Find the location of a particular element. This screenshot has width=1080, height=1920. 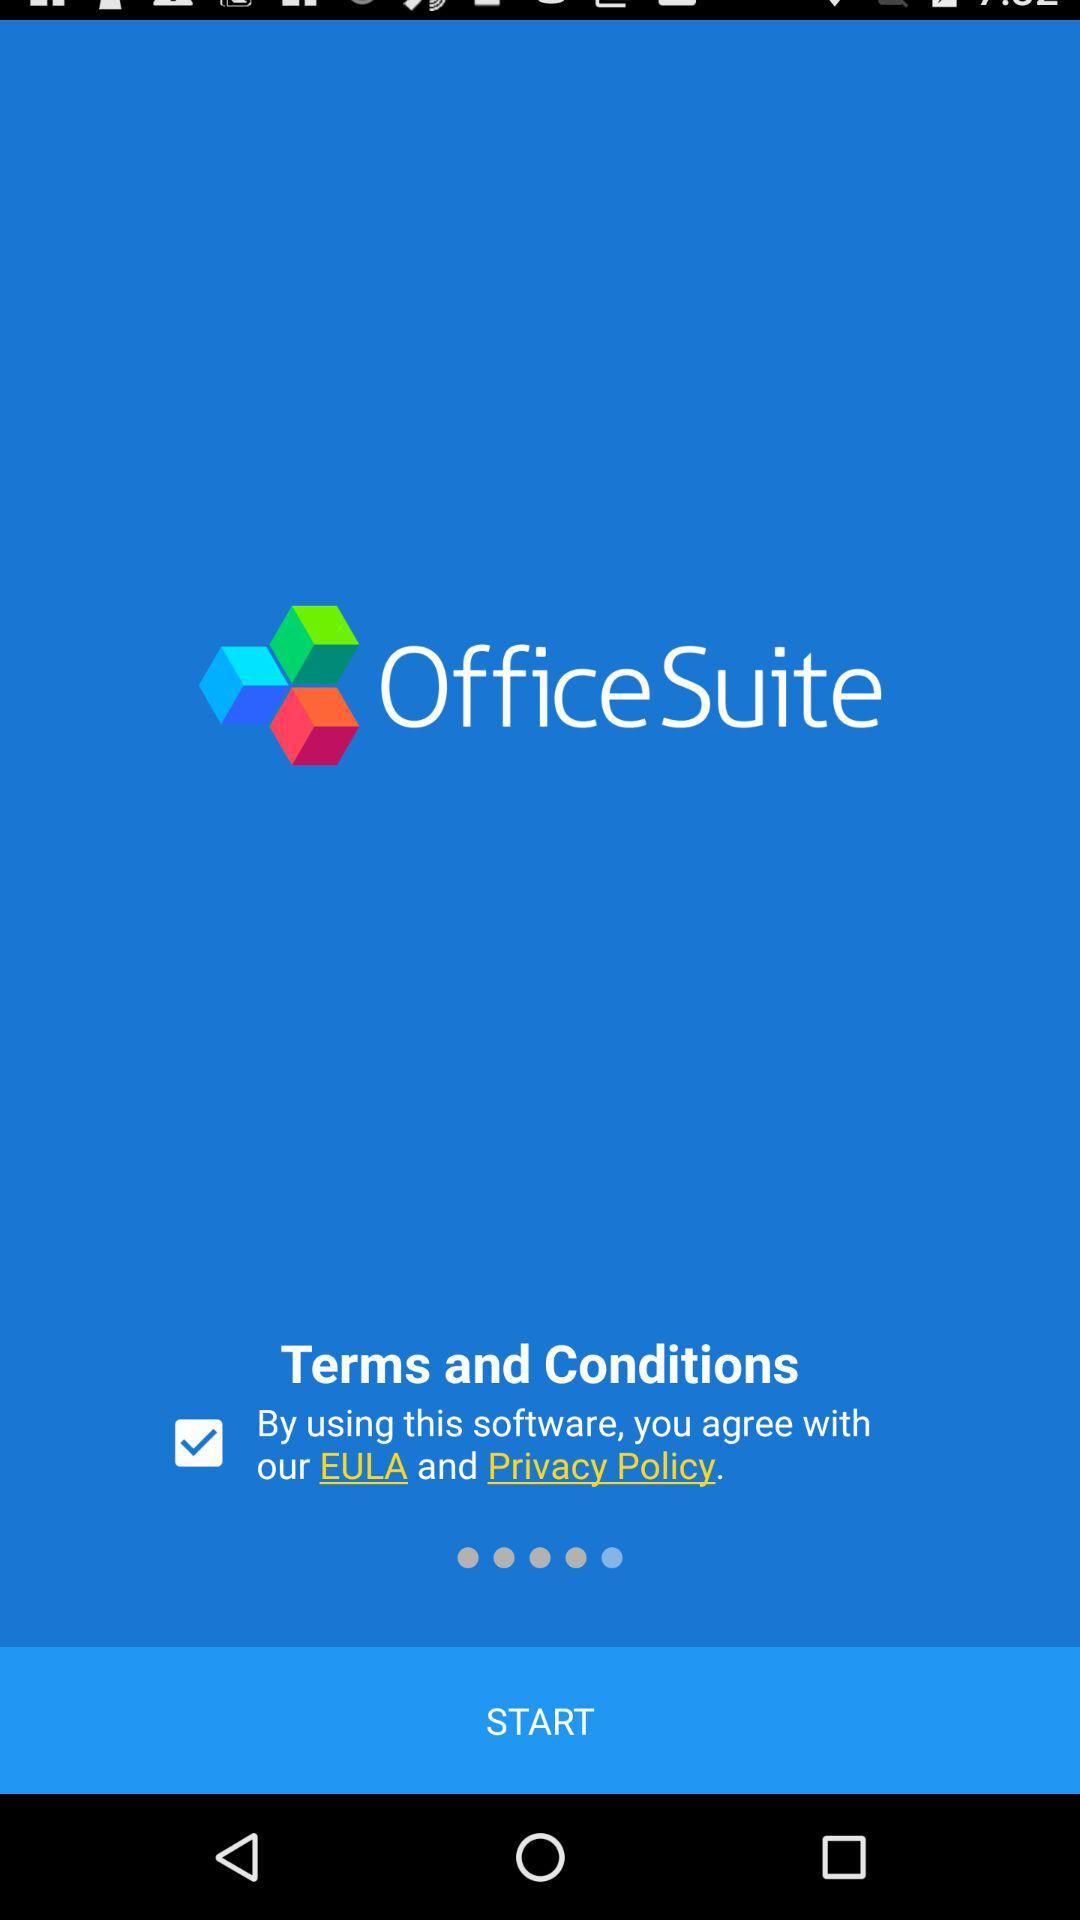

start item is located at coordinates (540, 1719).